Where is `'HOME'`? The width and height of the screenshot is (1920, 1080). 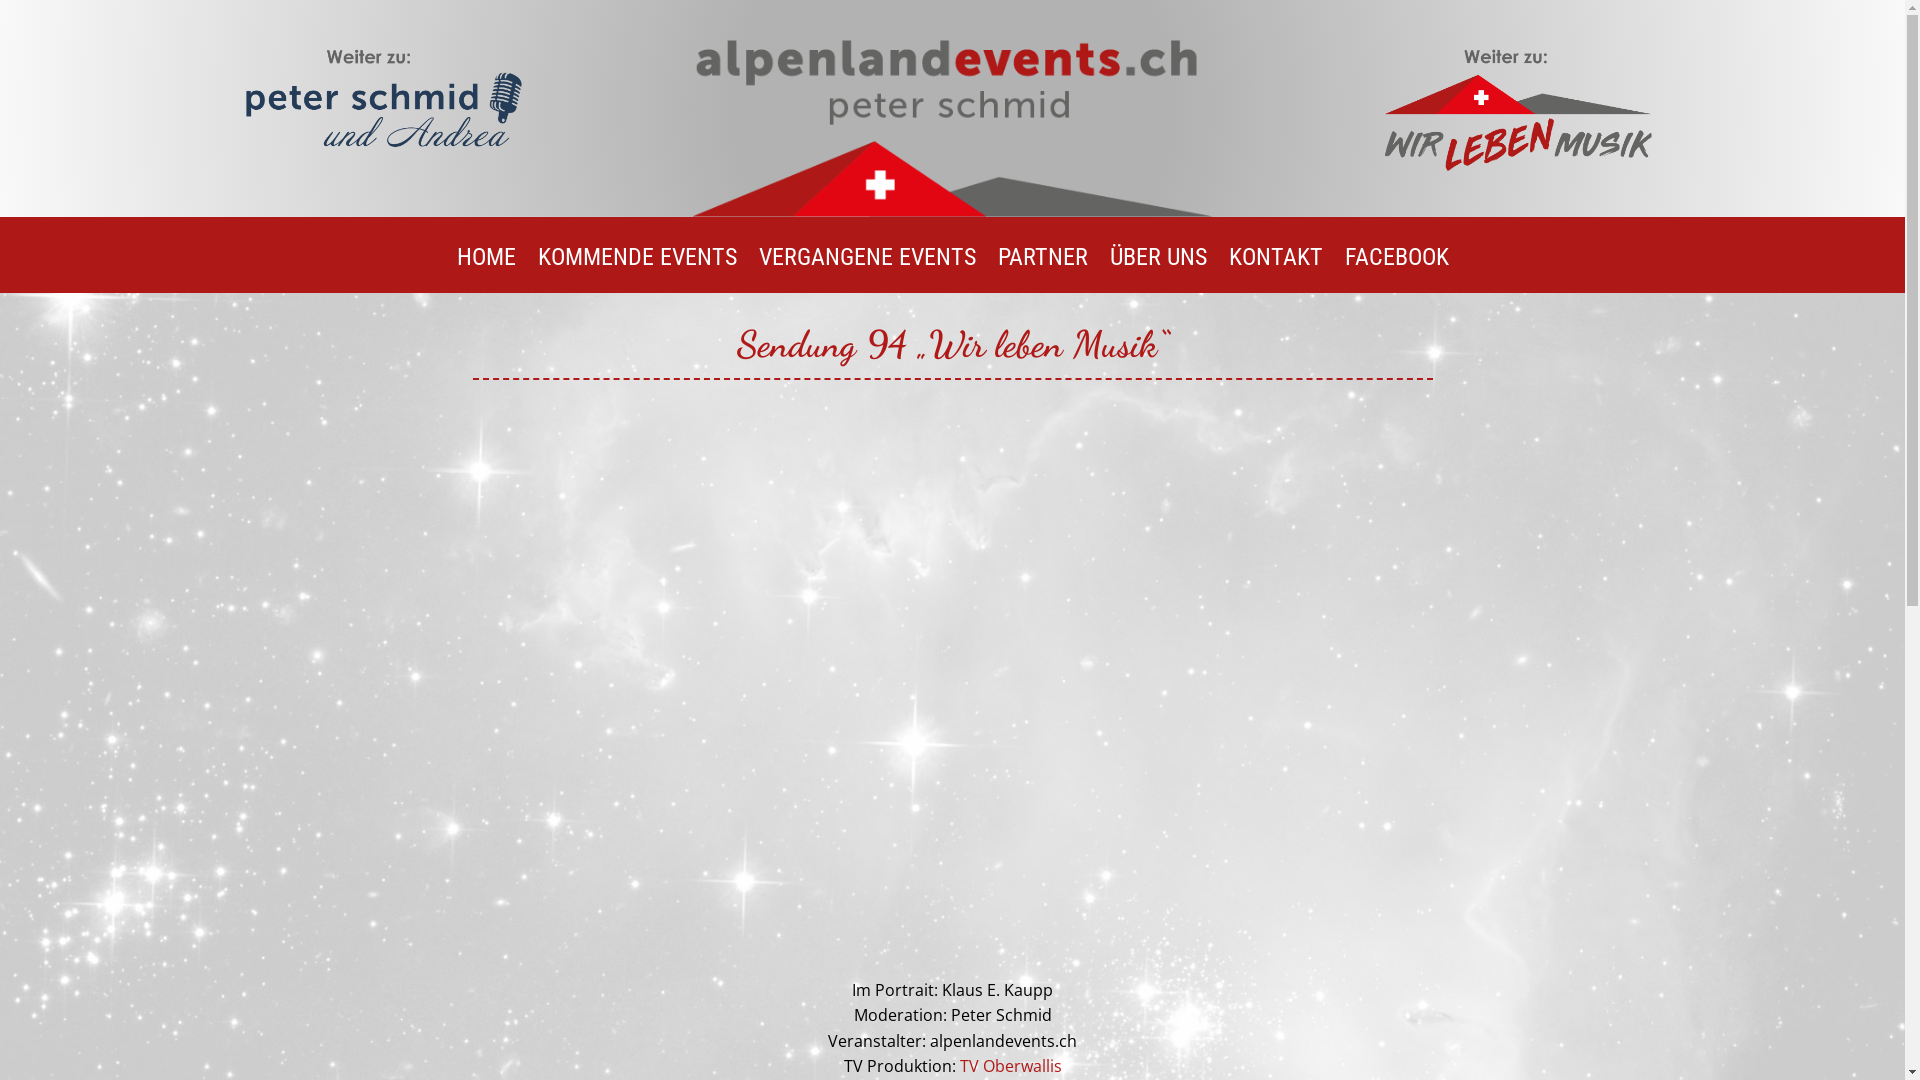 'HOME' is located at coordinates (485, 271).